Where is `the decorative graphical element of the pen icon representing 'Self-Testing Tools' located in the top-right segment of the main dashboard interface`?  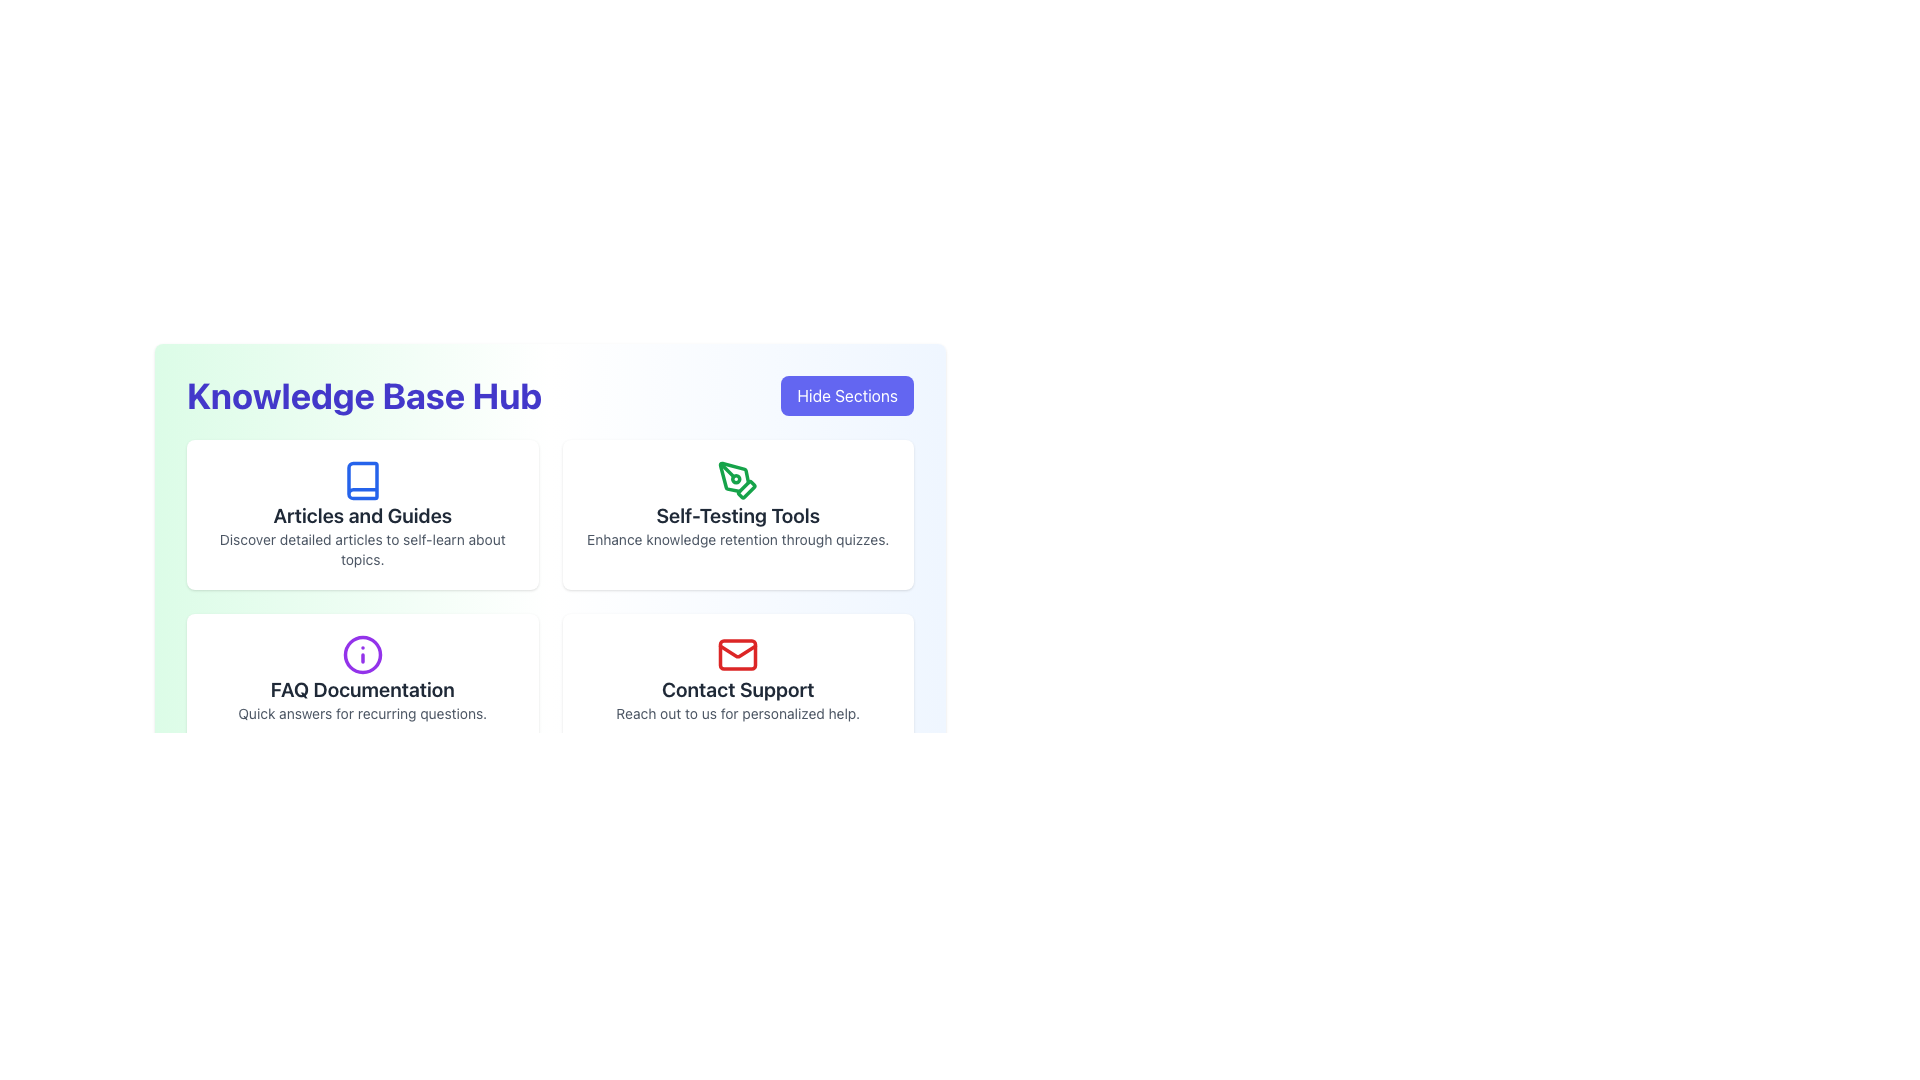 the decorative graphical element of the pen icon representing 'Self-Testing Tools' located in the top-right segment of the main dashboard interface is located at coordinates (746, 489).